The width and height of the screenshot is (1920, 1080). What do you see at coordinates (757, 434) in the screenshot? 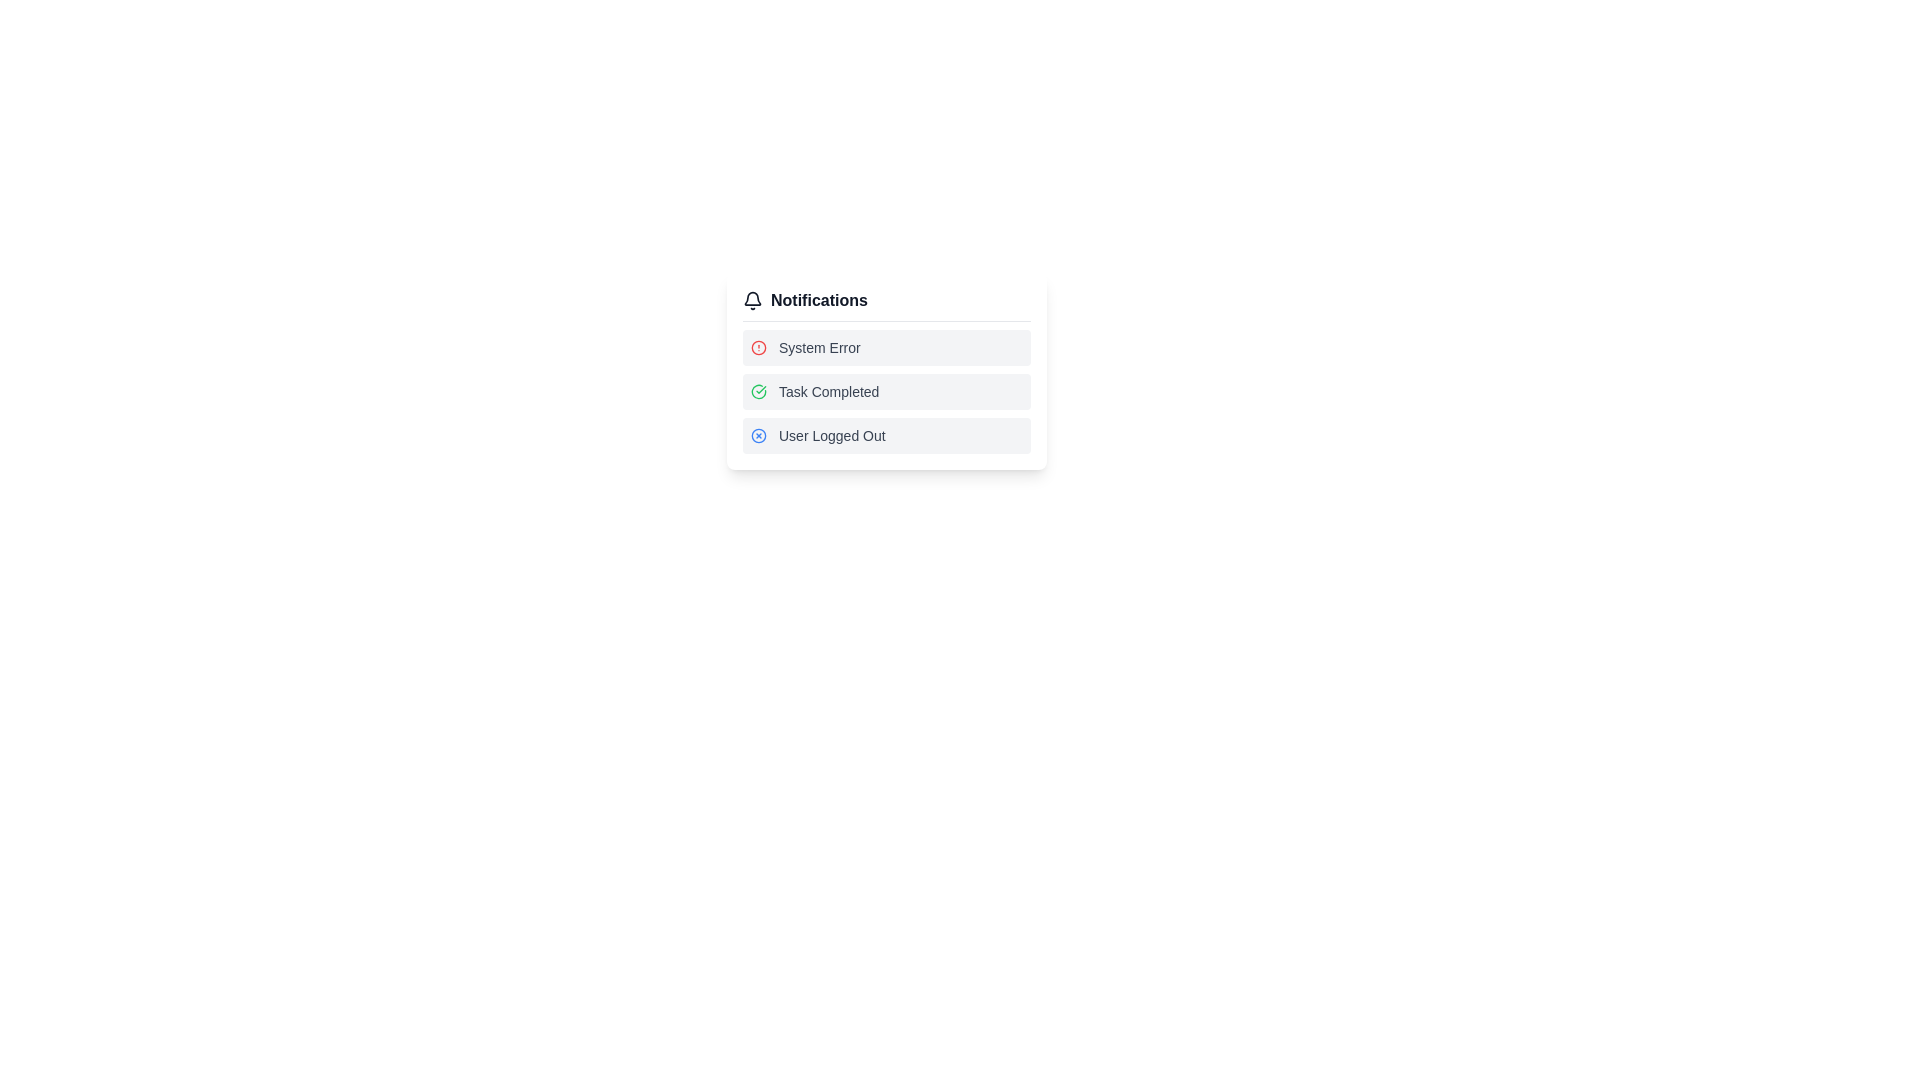
I see `the circular icon with a blue outline and a cross, located next to the 'User Logged Out' notification text` at bounding box center [757, 434].